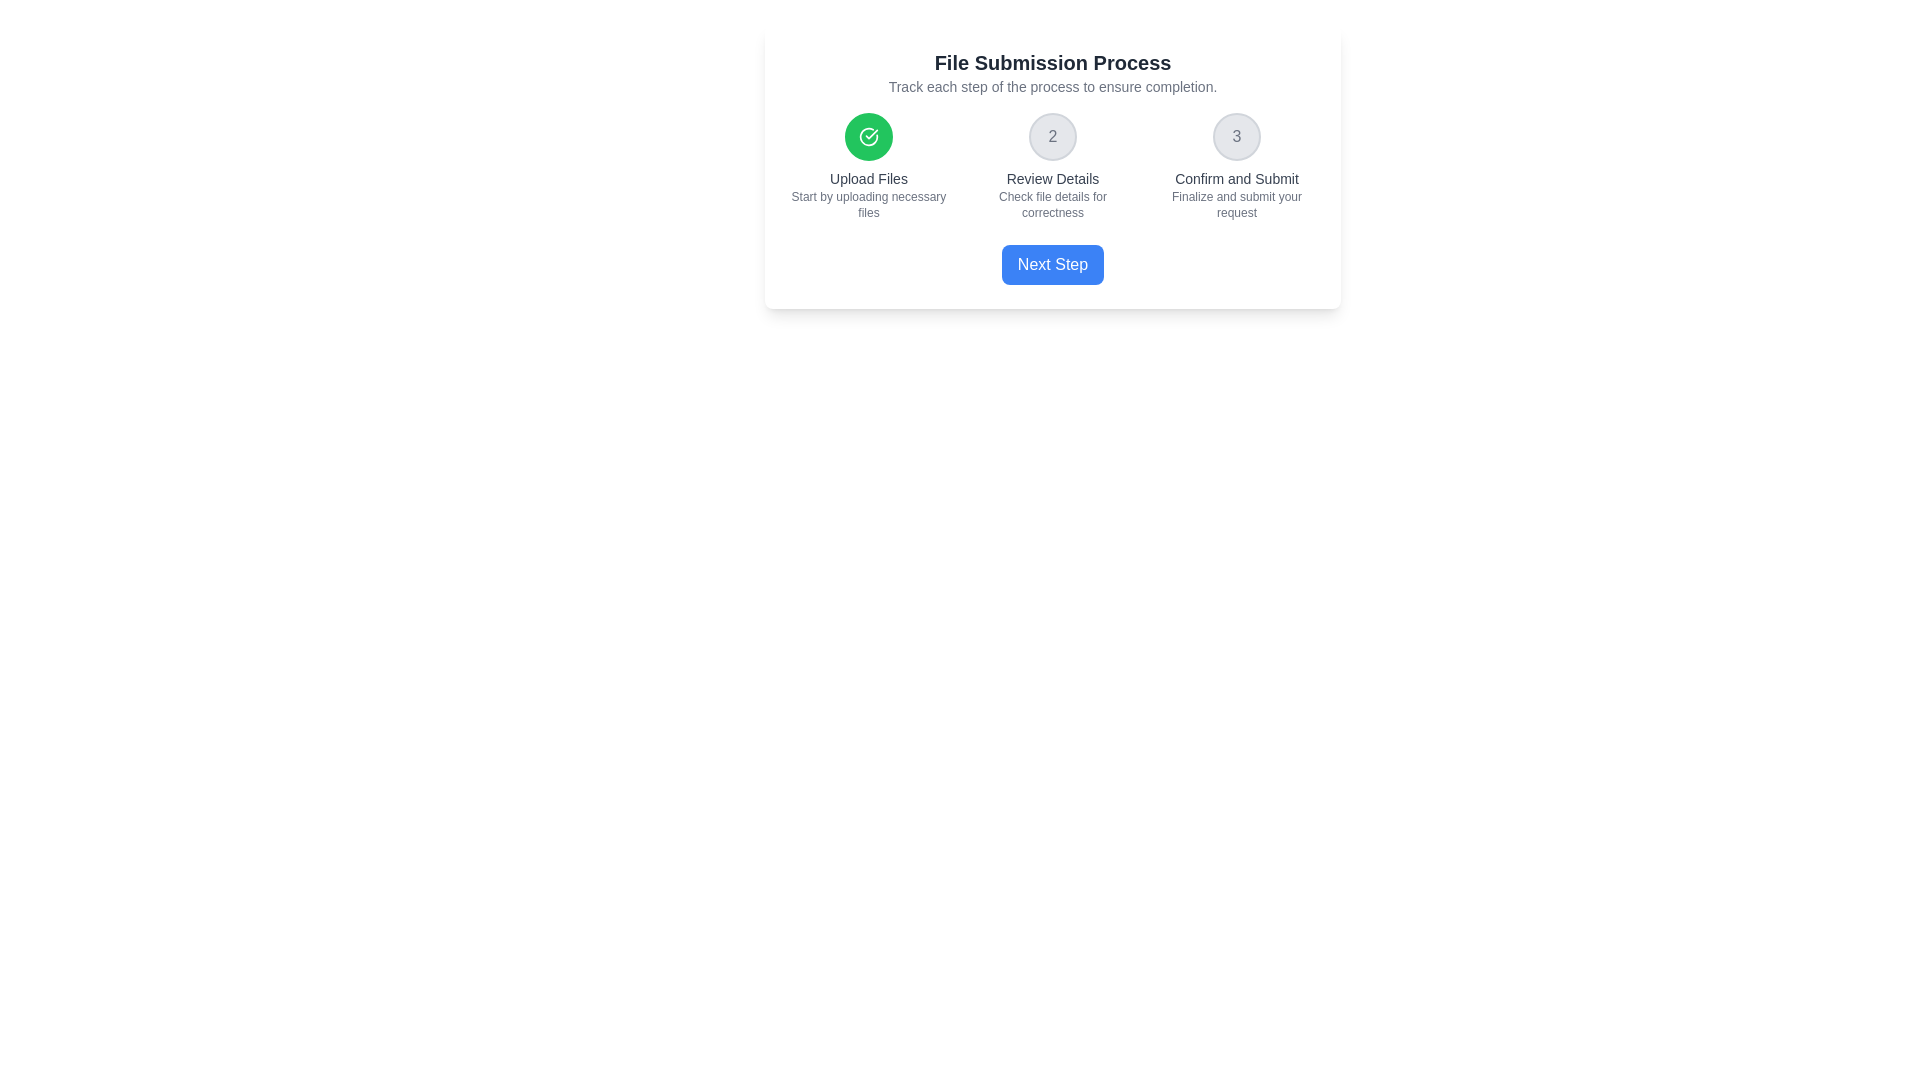 The height and width of the screenshot is (1080, 1920). Describe the element at coordinates (1051, 165) in the screenshot. I see `the second step of the Interactive Step Indicator` at that location.